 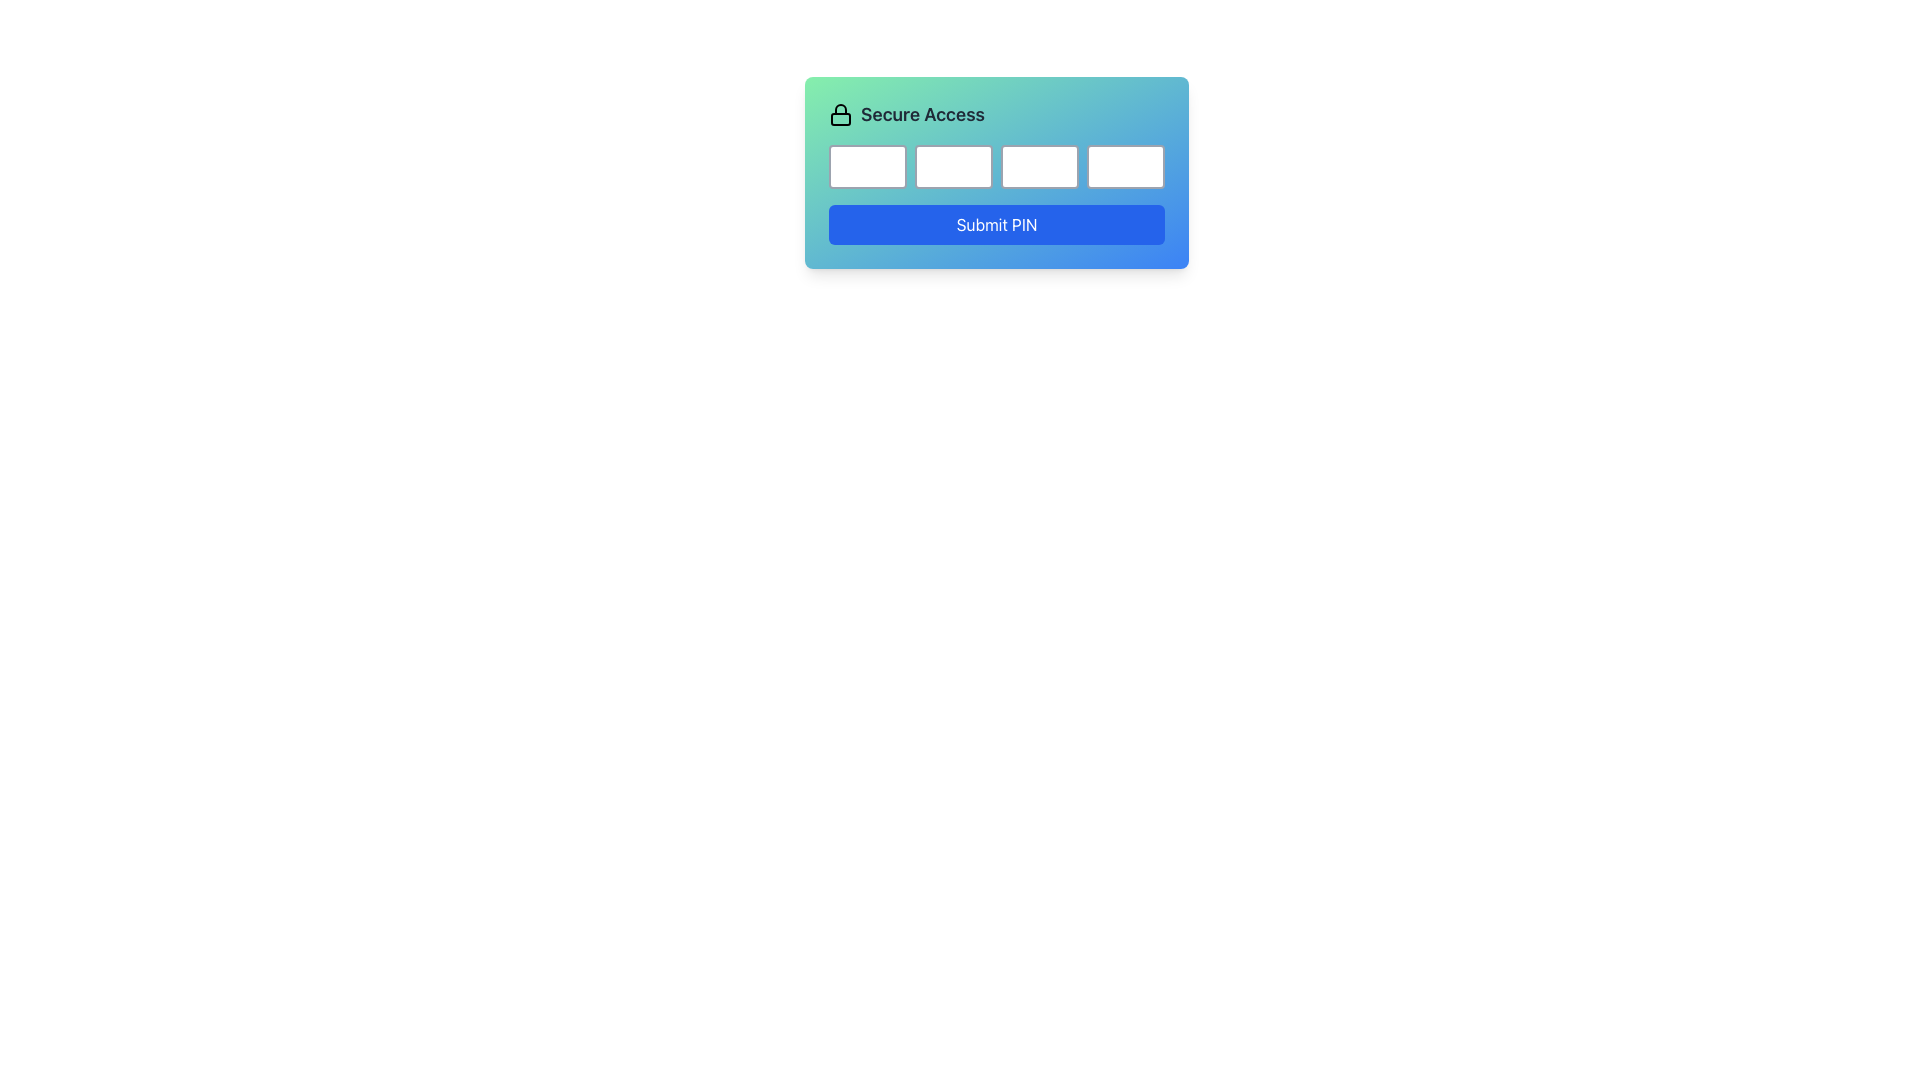 I want to click on the lock icon with a green background that indicates security features, located to the far left of the 'Secure Access' text label, so click(x=840, y=115).